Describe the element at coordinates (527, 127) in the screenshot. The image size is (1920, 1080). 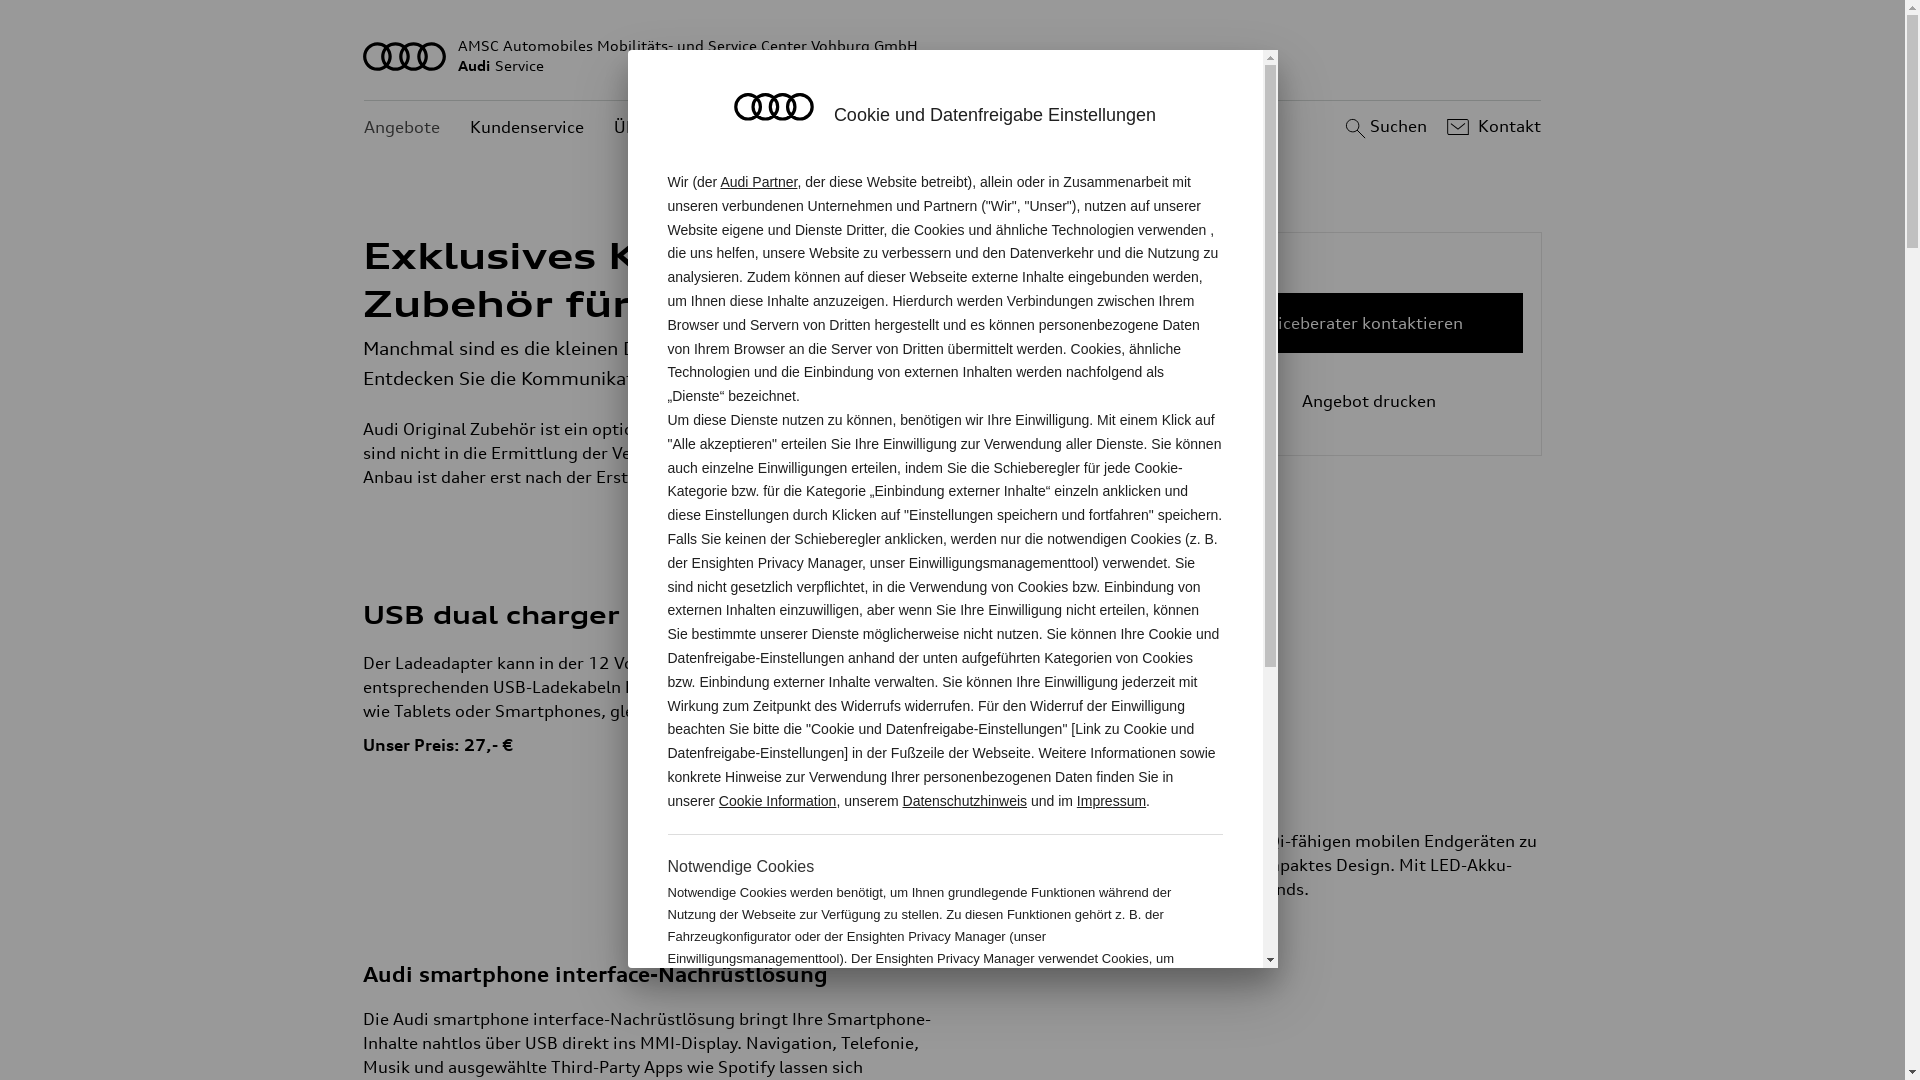
I see `'Kundenservice'` at that location.